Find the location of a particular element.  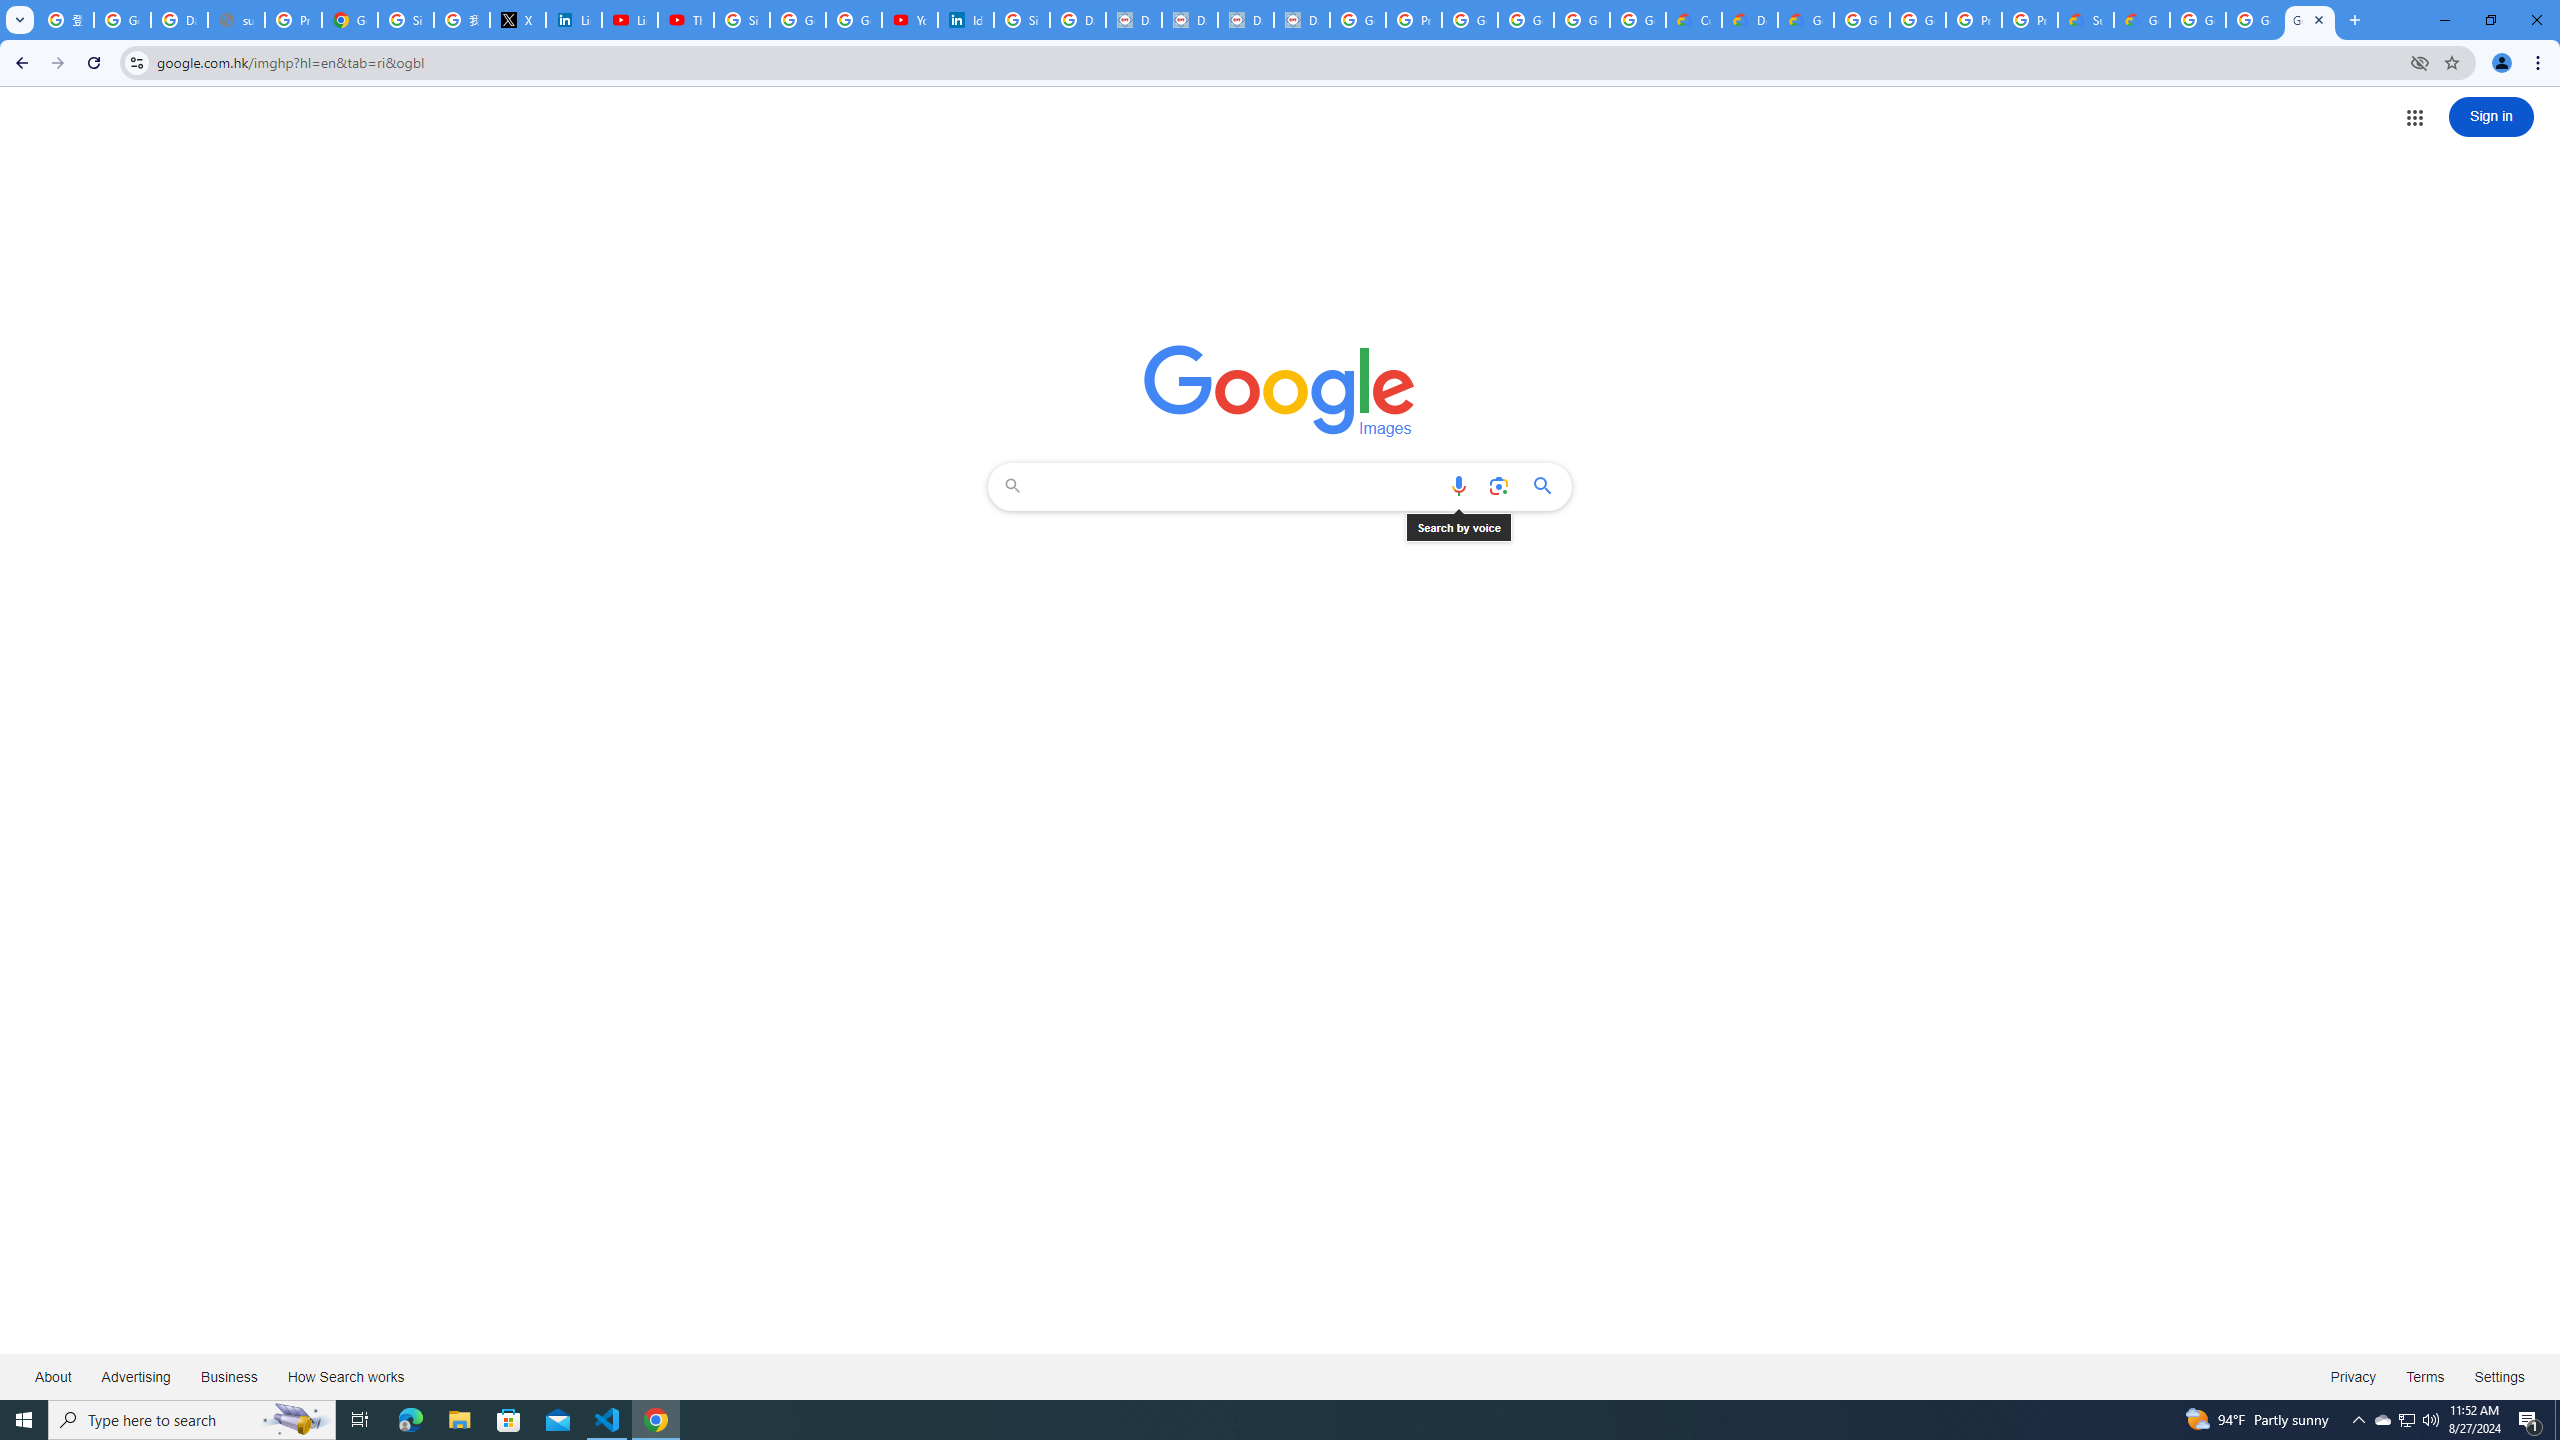

'About' is located at coordinates (52, 1375).